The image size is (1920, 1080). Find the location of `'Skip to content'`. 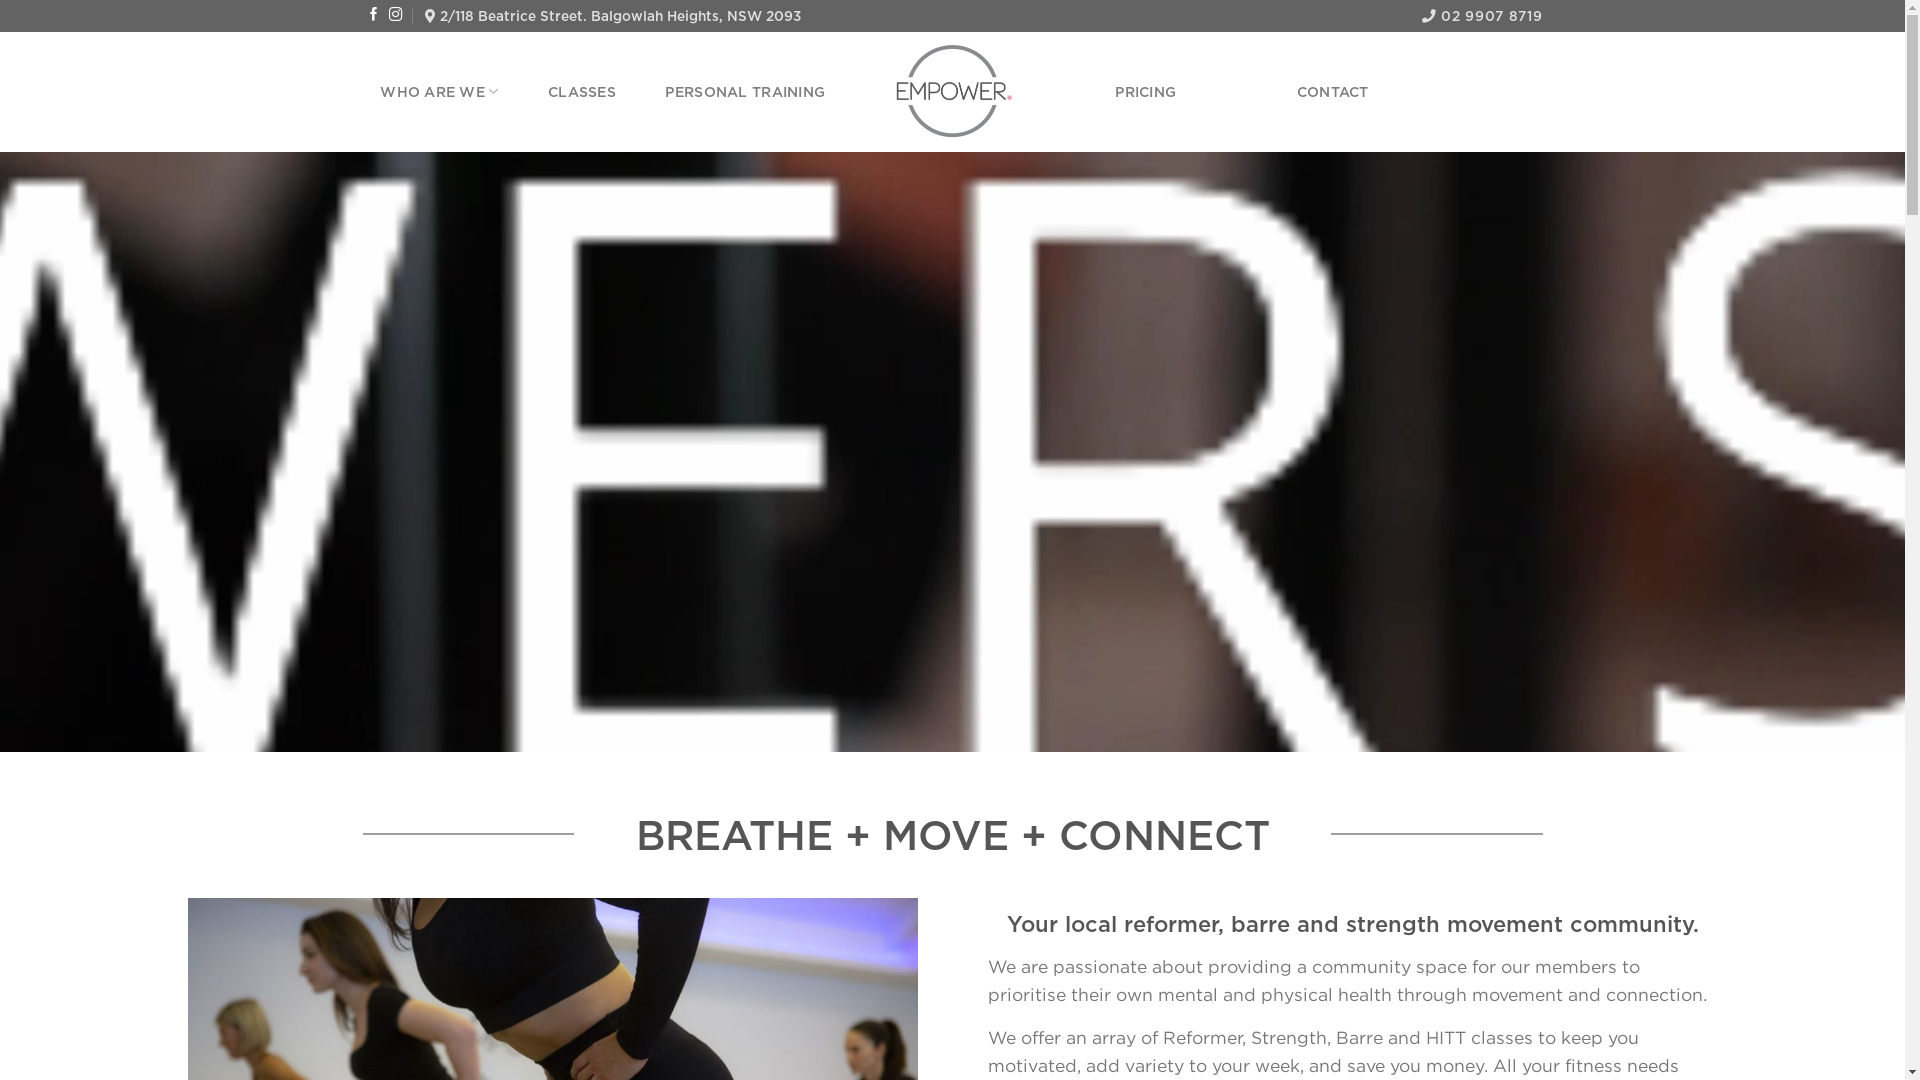

'Skip to content' is located at coordinates (0, 0).